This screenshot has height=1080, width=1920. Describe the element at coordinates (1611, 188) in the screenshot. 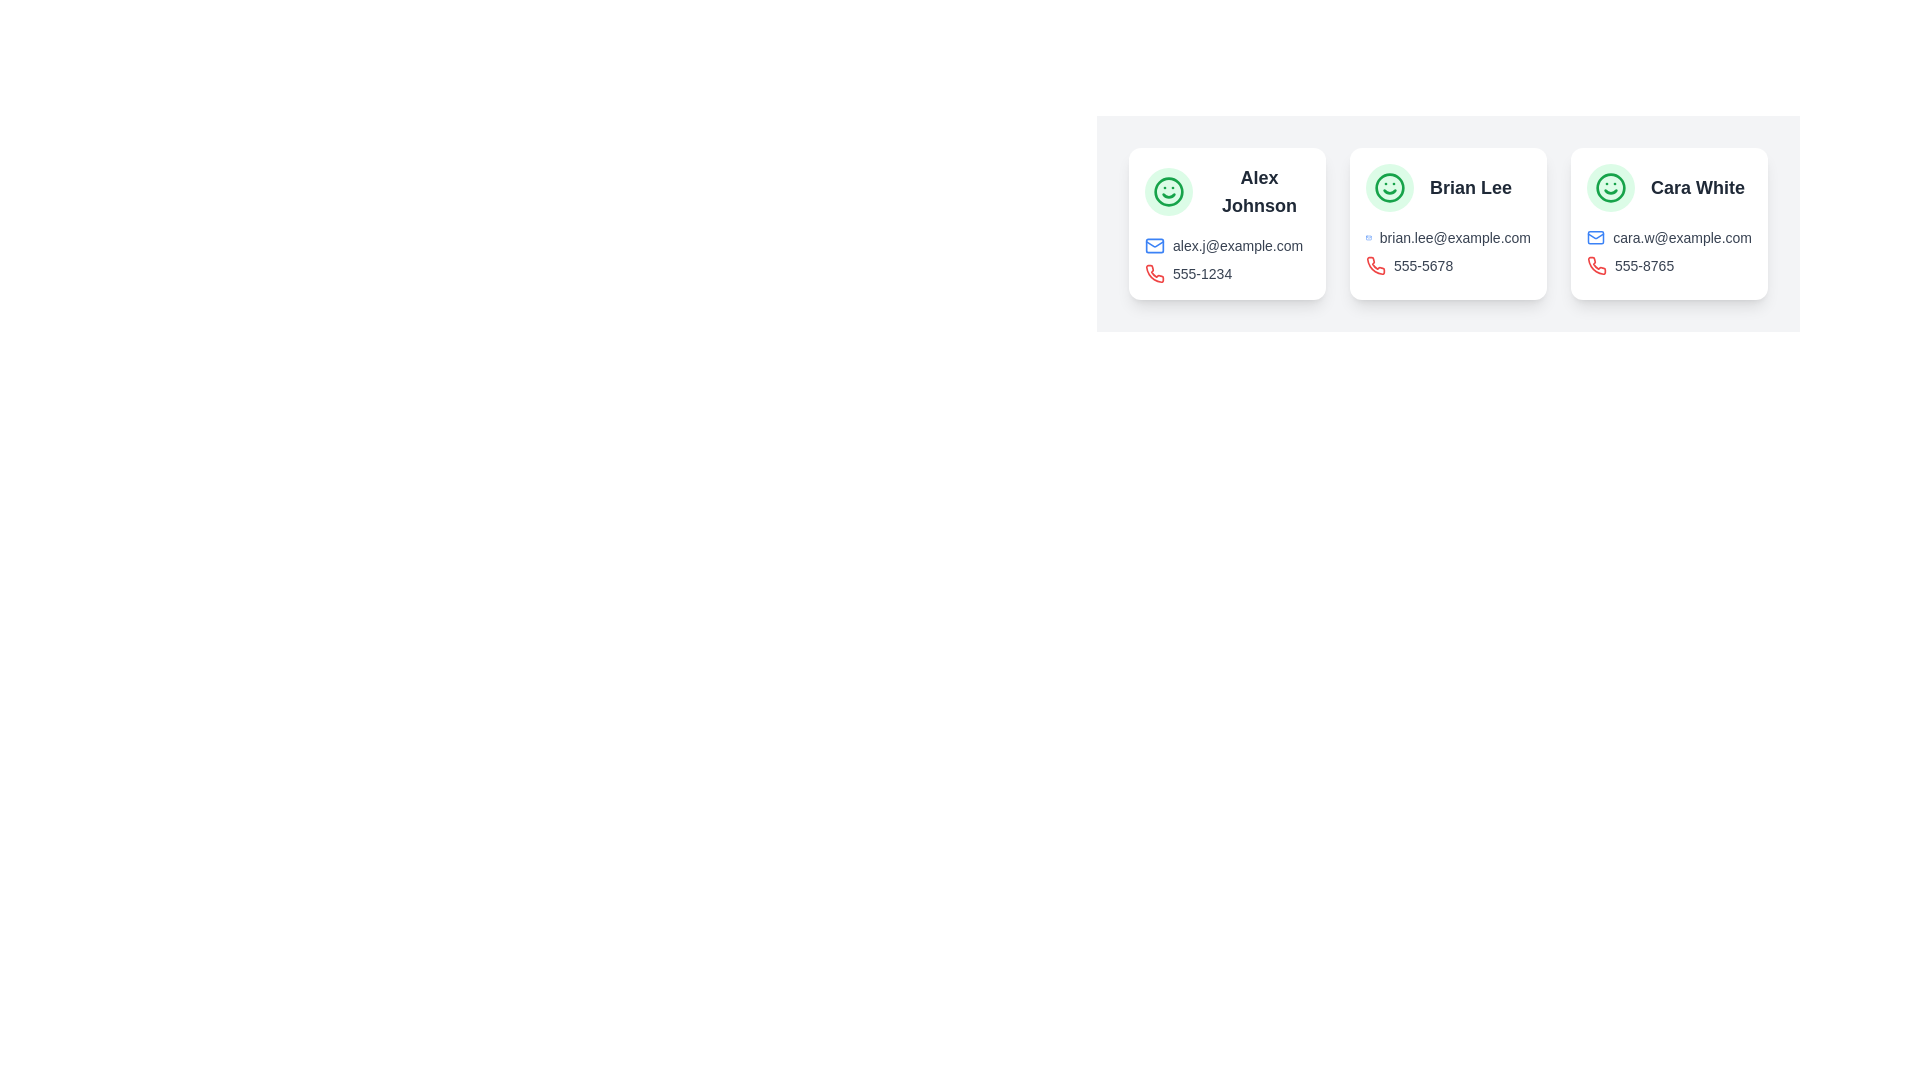

I see `the decorative icon located in the top-left corner of the card for 'Cara White', positioned to the left of the person's name` at that location.